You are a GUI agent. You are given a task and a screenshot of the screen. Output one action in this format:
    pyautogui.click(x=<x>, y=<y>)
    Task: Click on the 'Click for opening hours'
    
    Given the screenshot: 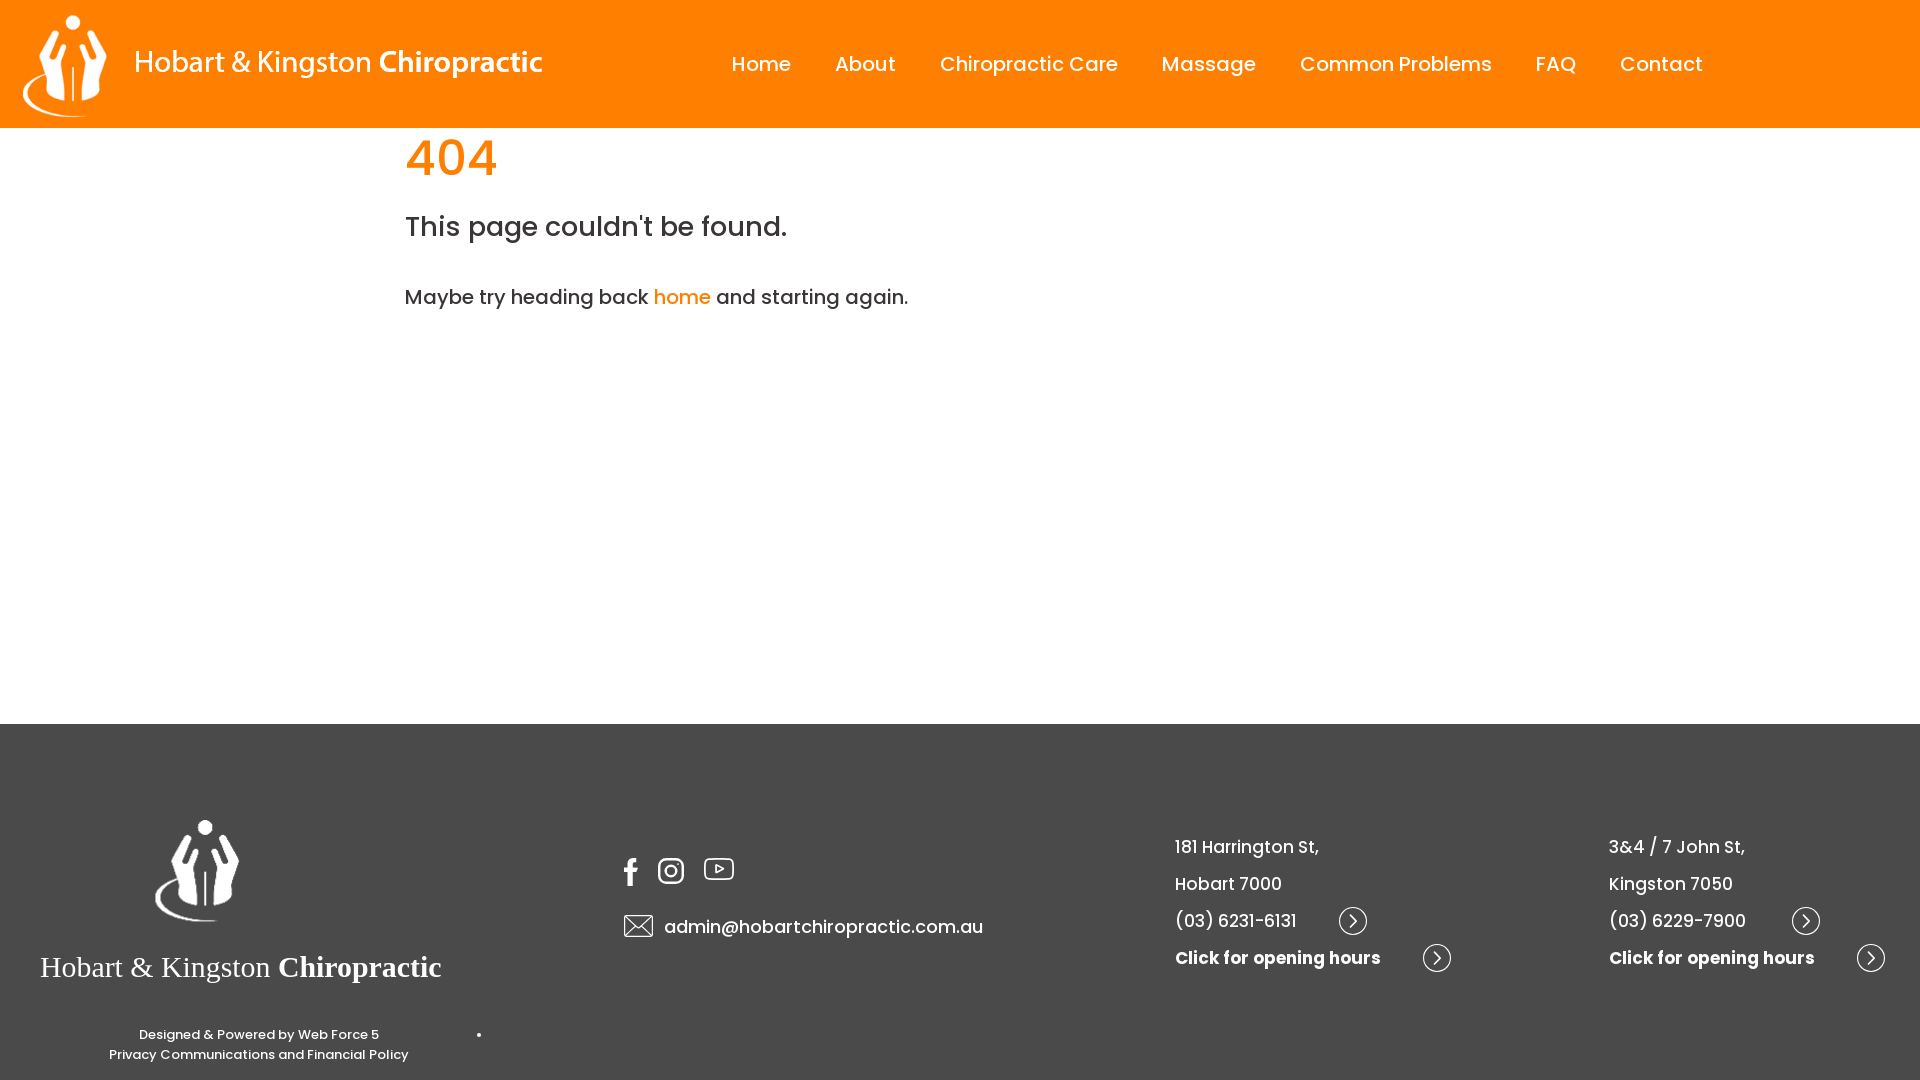 What is the action you would take?
    pyautogui.click(x=1746, y=956)
    